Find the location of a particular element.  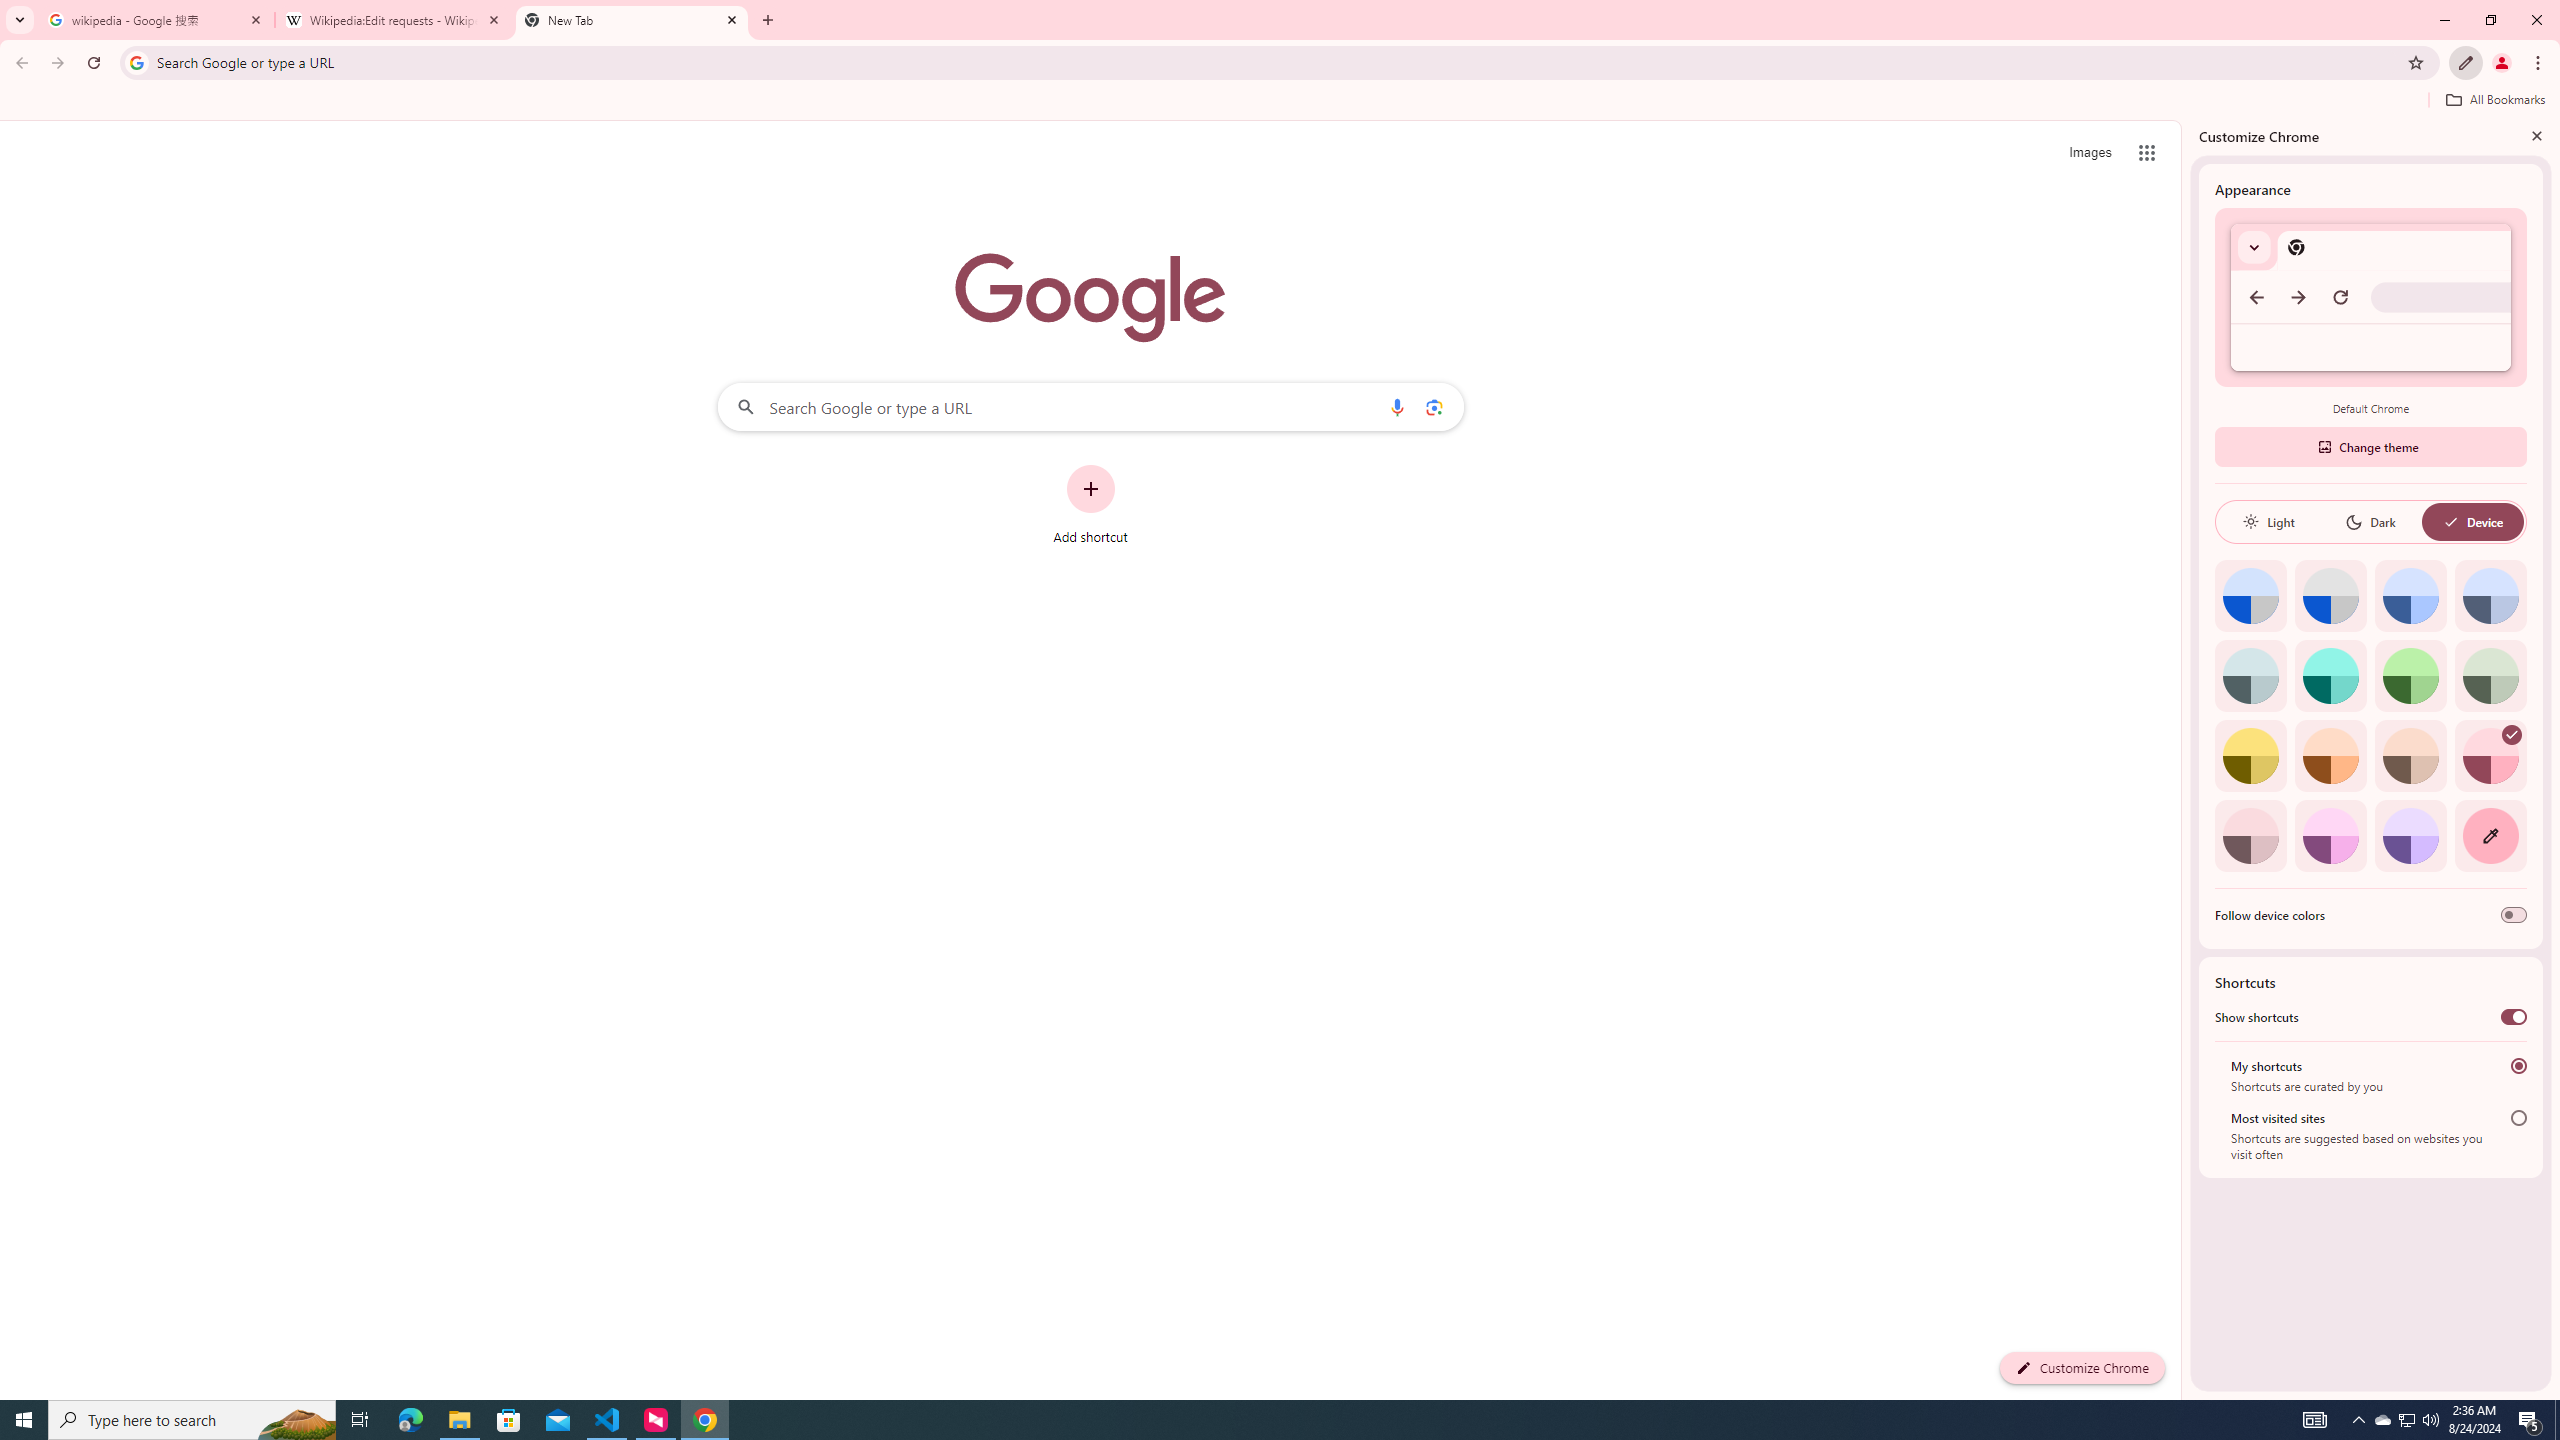

'Viridian' is located at coordinates (2490, 674).